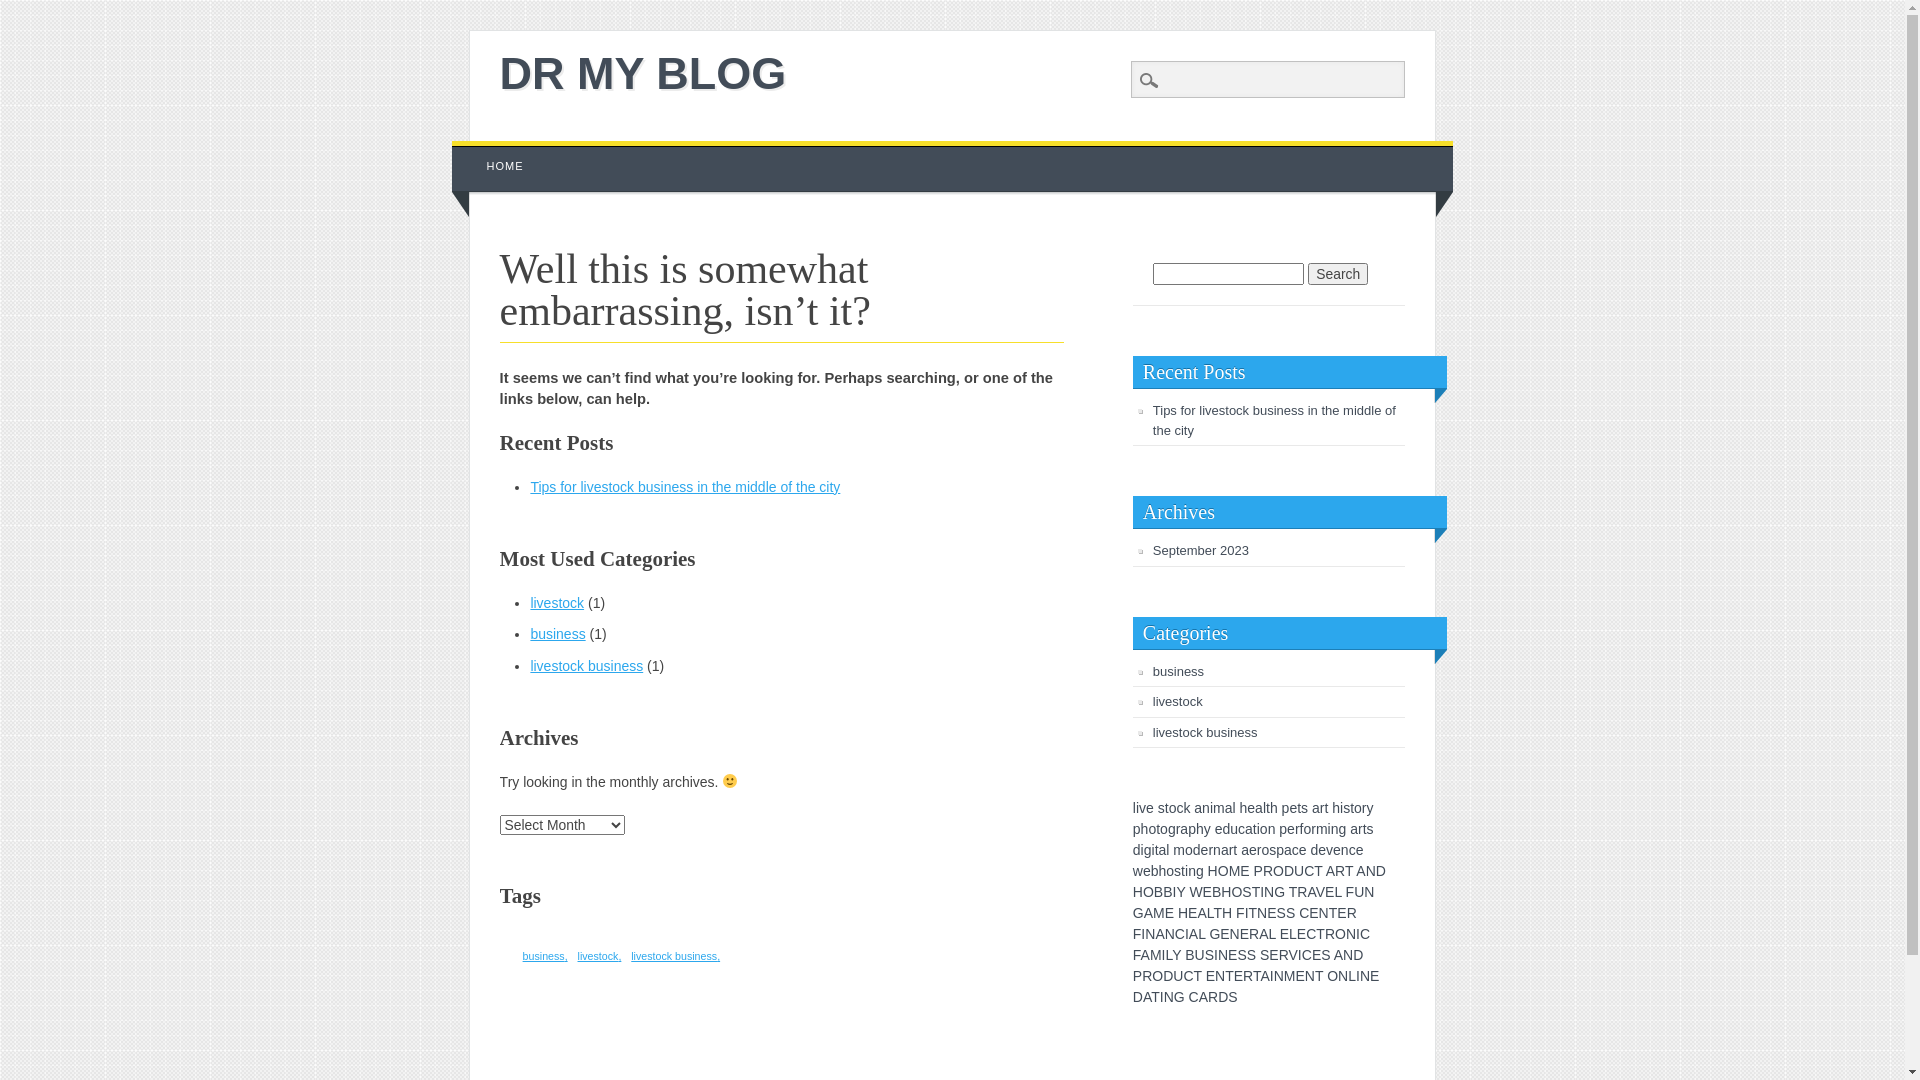 Image resolution: width=1920 pixels, height=1080 pixels. I want to click on 'C', so click(1180, 933).